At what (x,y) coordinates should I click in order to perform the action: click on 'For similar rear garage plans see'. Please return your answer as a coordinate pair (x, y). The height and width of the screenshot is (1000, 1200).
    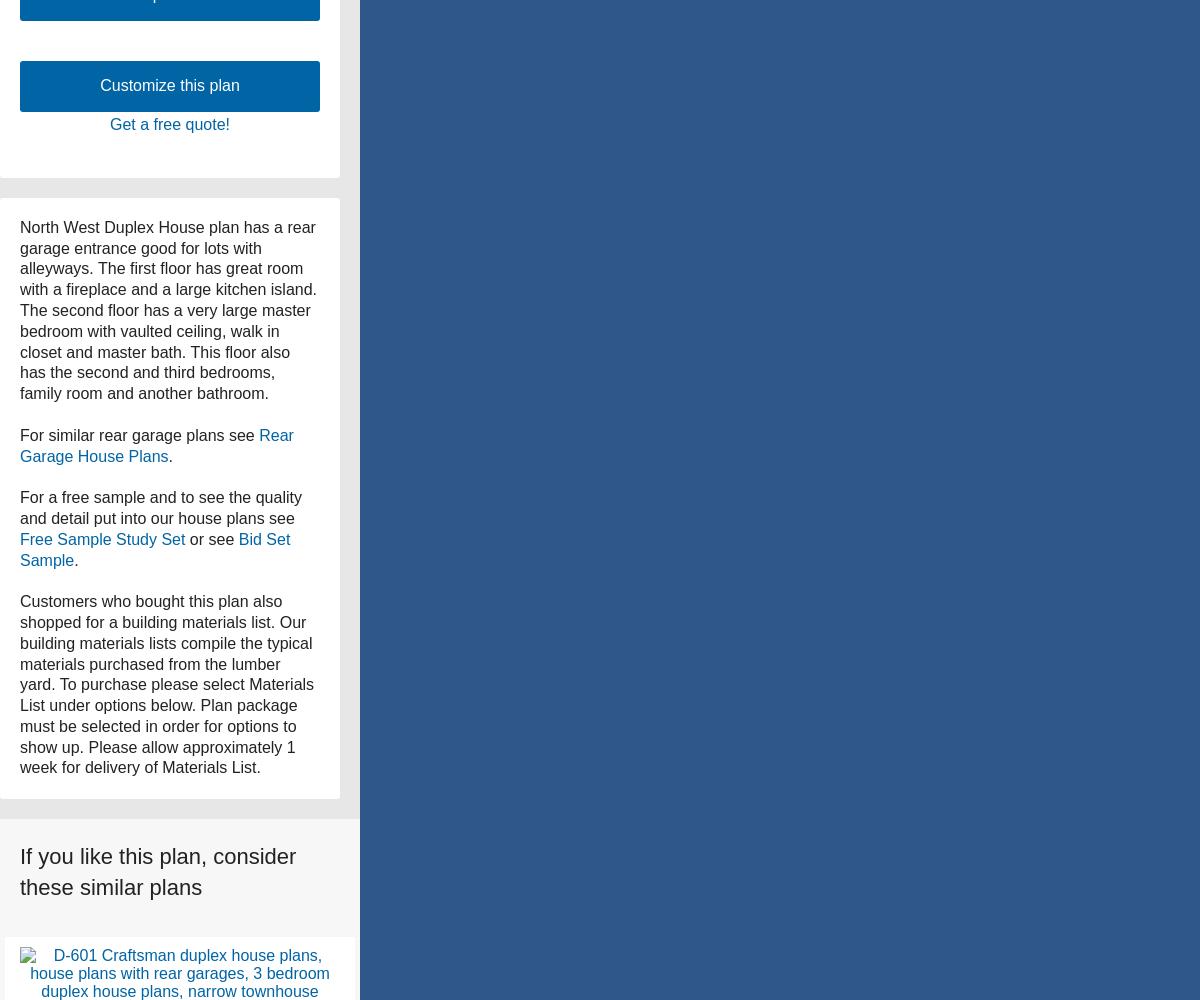
    Looking at the image, I should click on (139, 434).